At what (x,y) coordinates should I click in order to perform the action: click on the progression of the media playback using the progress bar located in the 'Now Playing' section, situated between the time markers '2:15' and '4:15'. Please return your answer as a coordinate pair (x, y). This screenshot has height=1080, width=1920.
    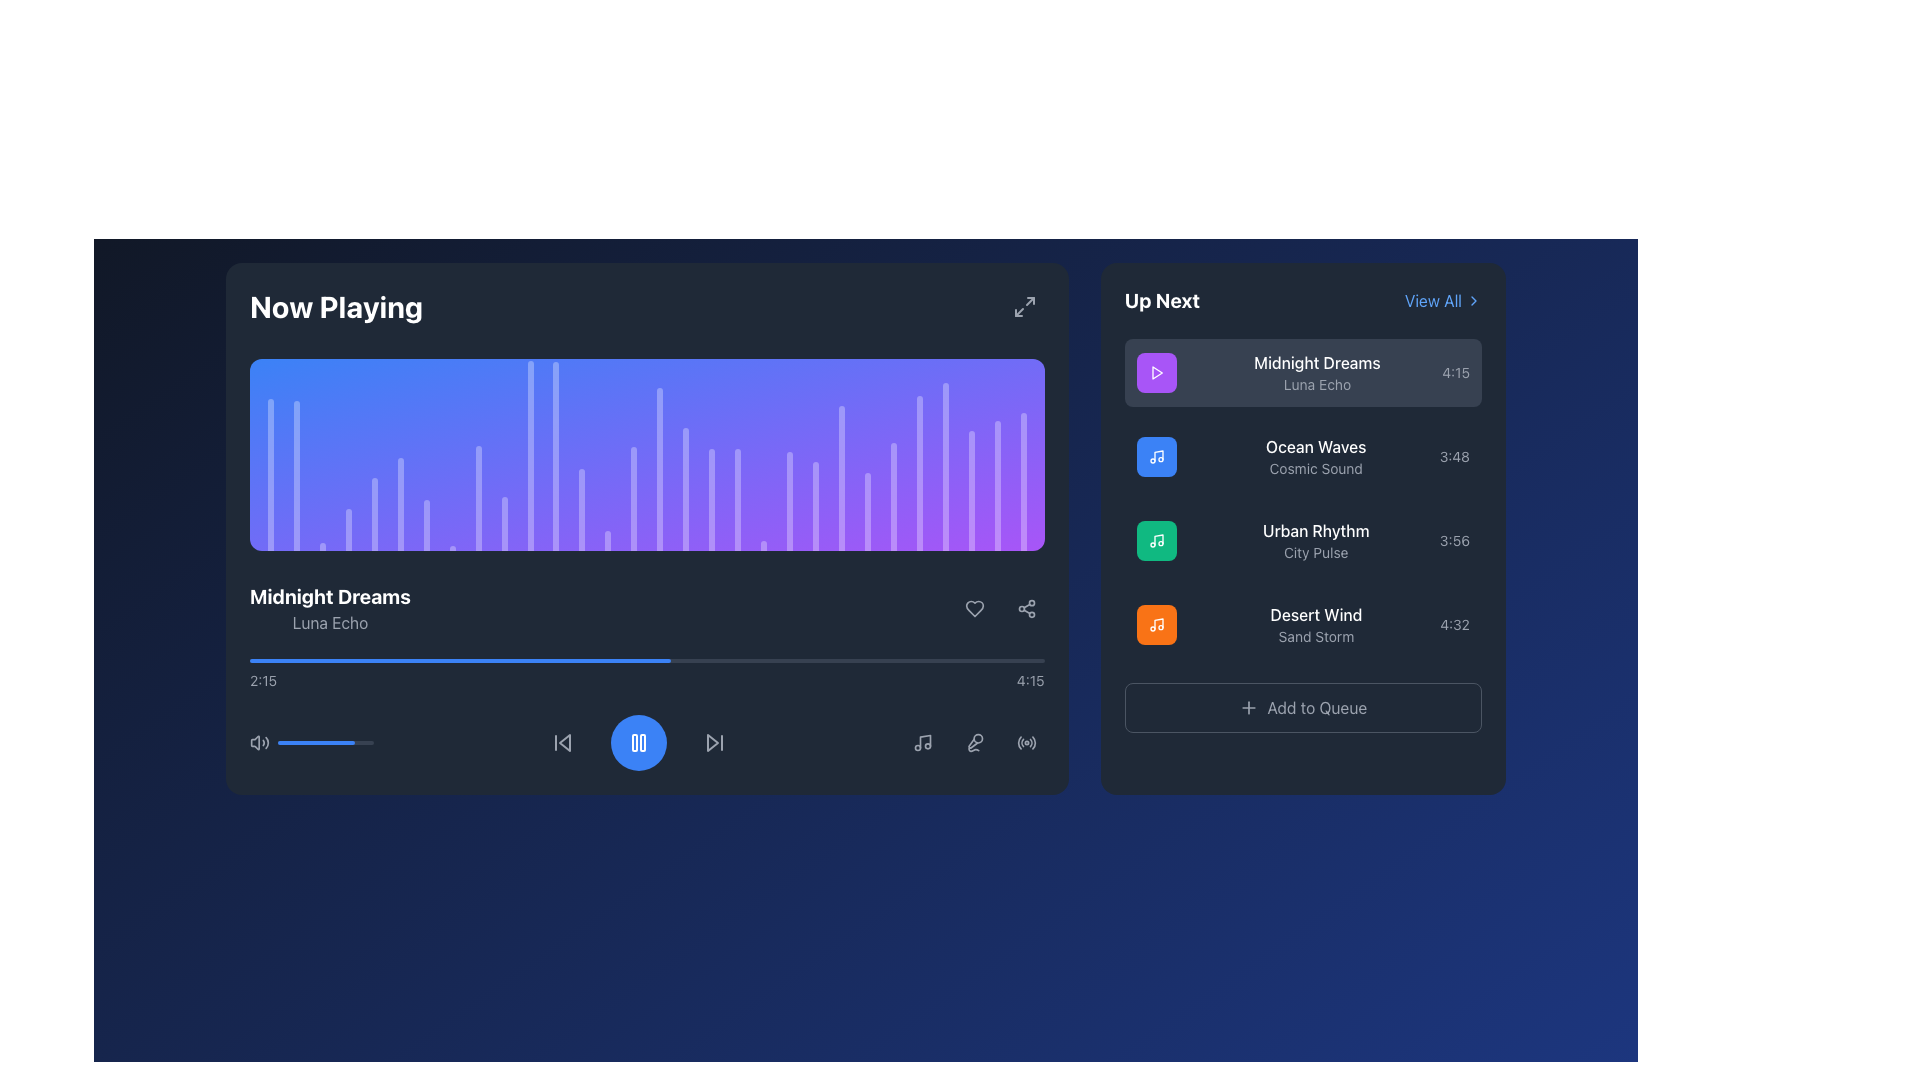
    Looking at the image, I should click on (647, 660).